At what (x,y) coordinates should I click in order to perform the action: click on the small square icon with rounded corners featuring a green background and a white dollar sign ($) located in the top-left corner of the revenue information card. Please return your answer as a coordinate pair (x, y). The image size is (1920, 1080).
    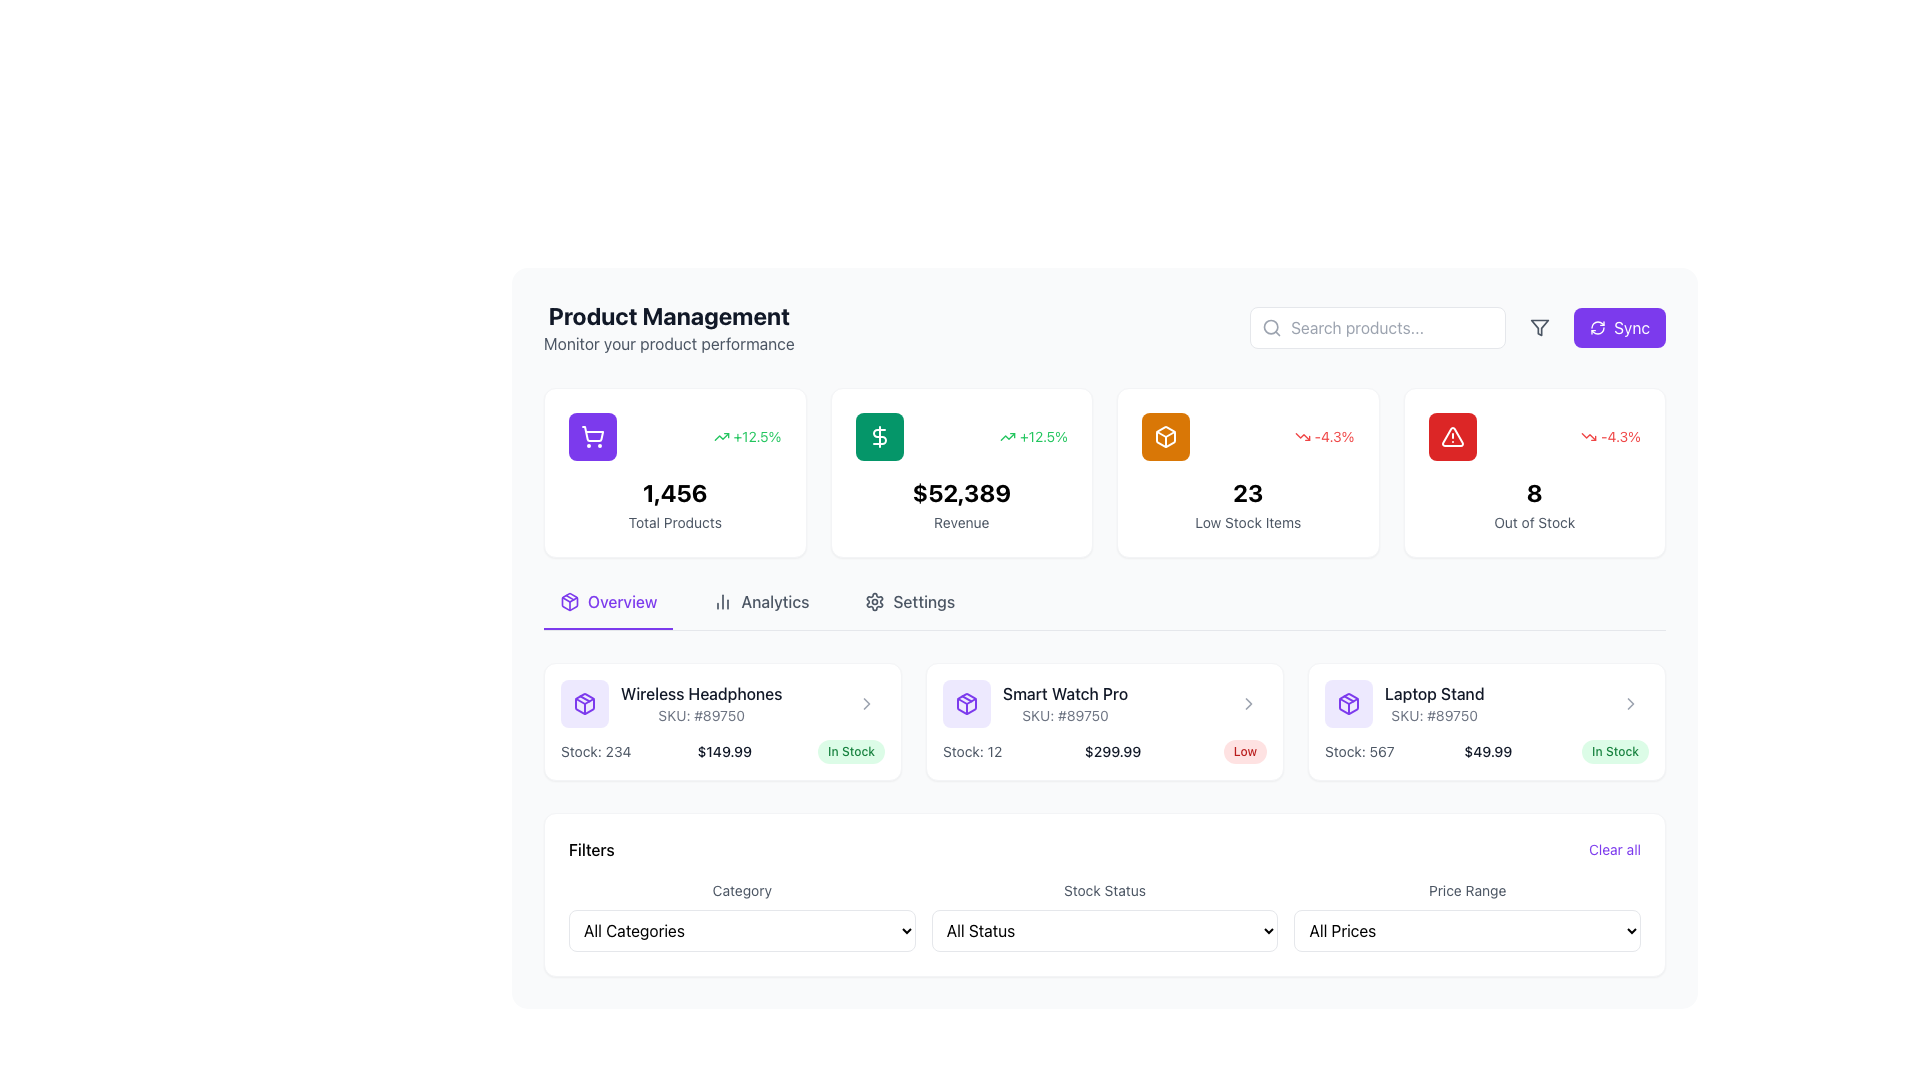
    Looking at the image, I should click on (879, 435).